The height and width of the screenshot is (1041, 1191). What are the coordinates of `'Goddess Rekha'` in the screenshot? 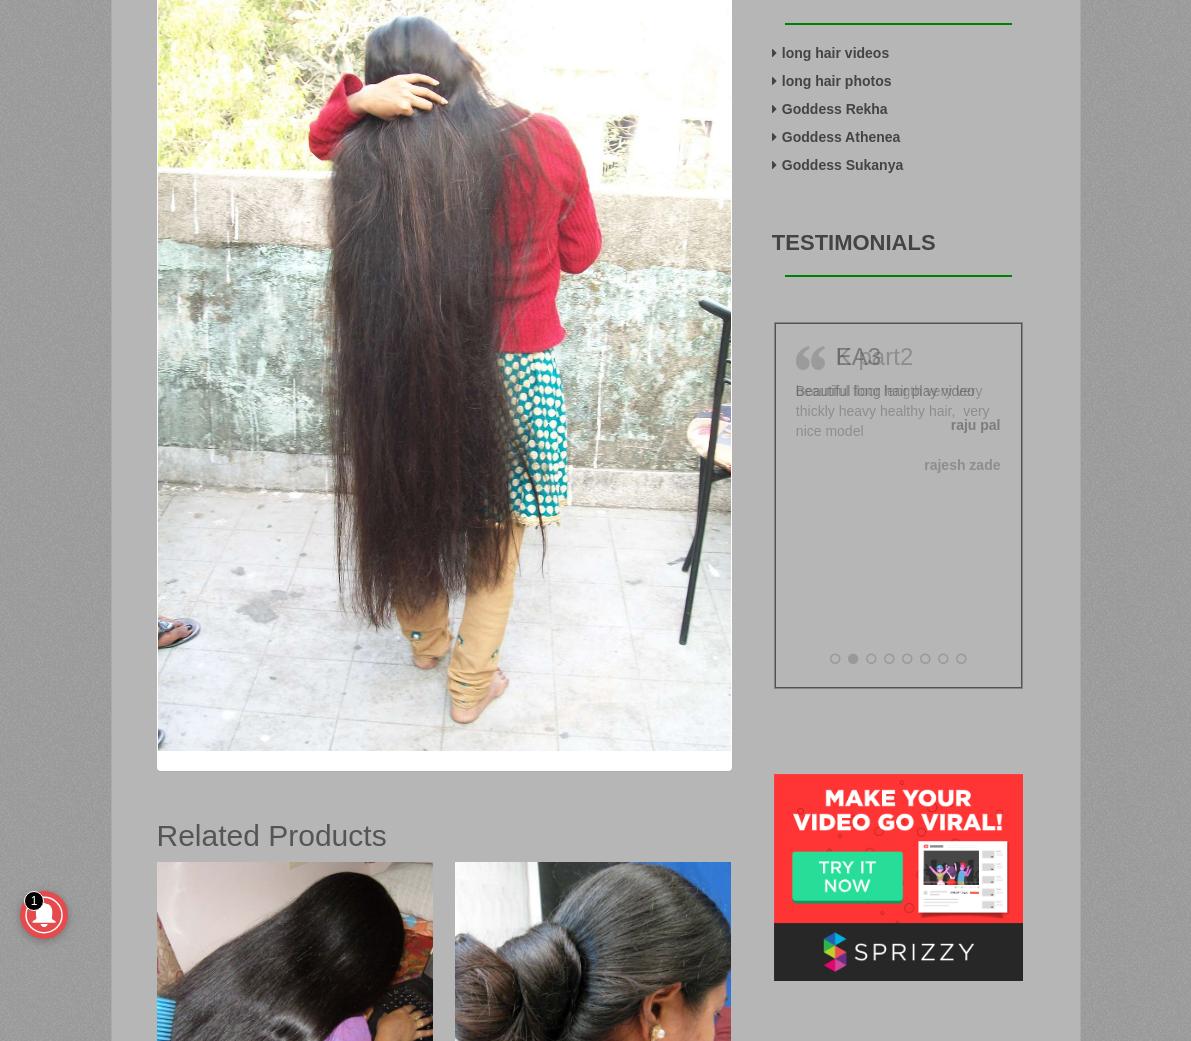 It's located at (834, 108).